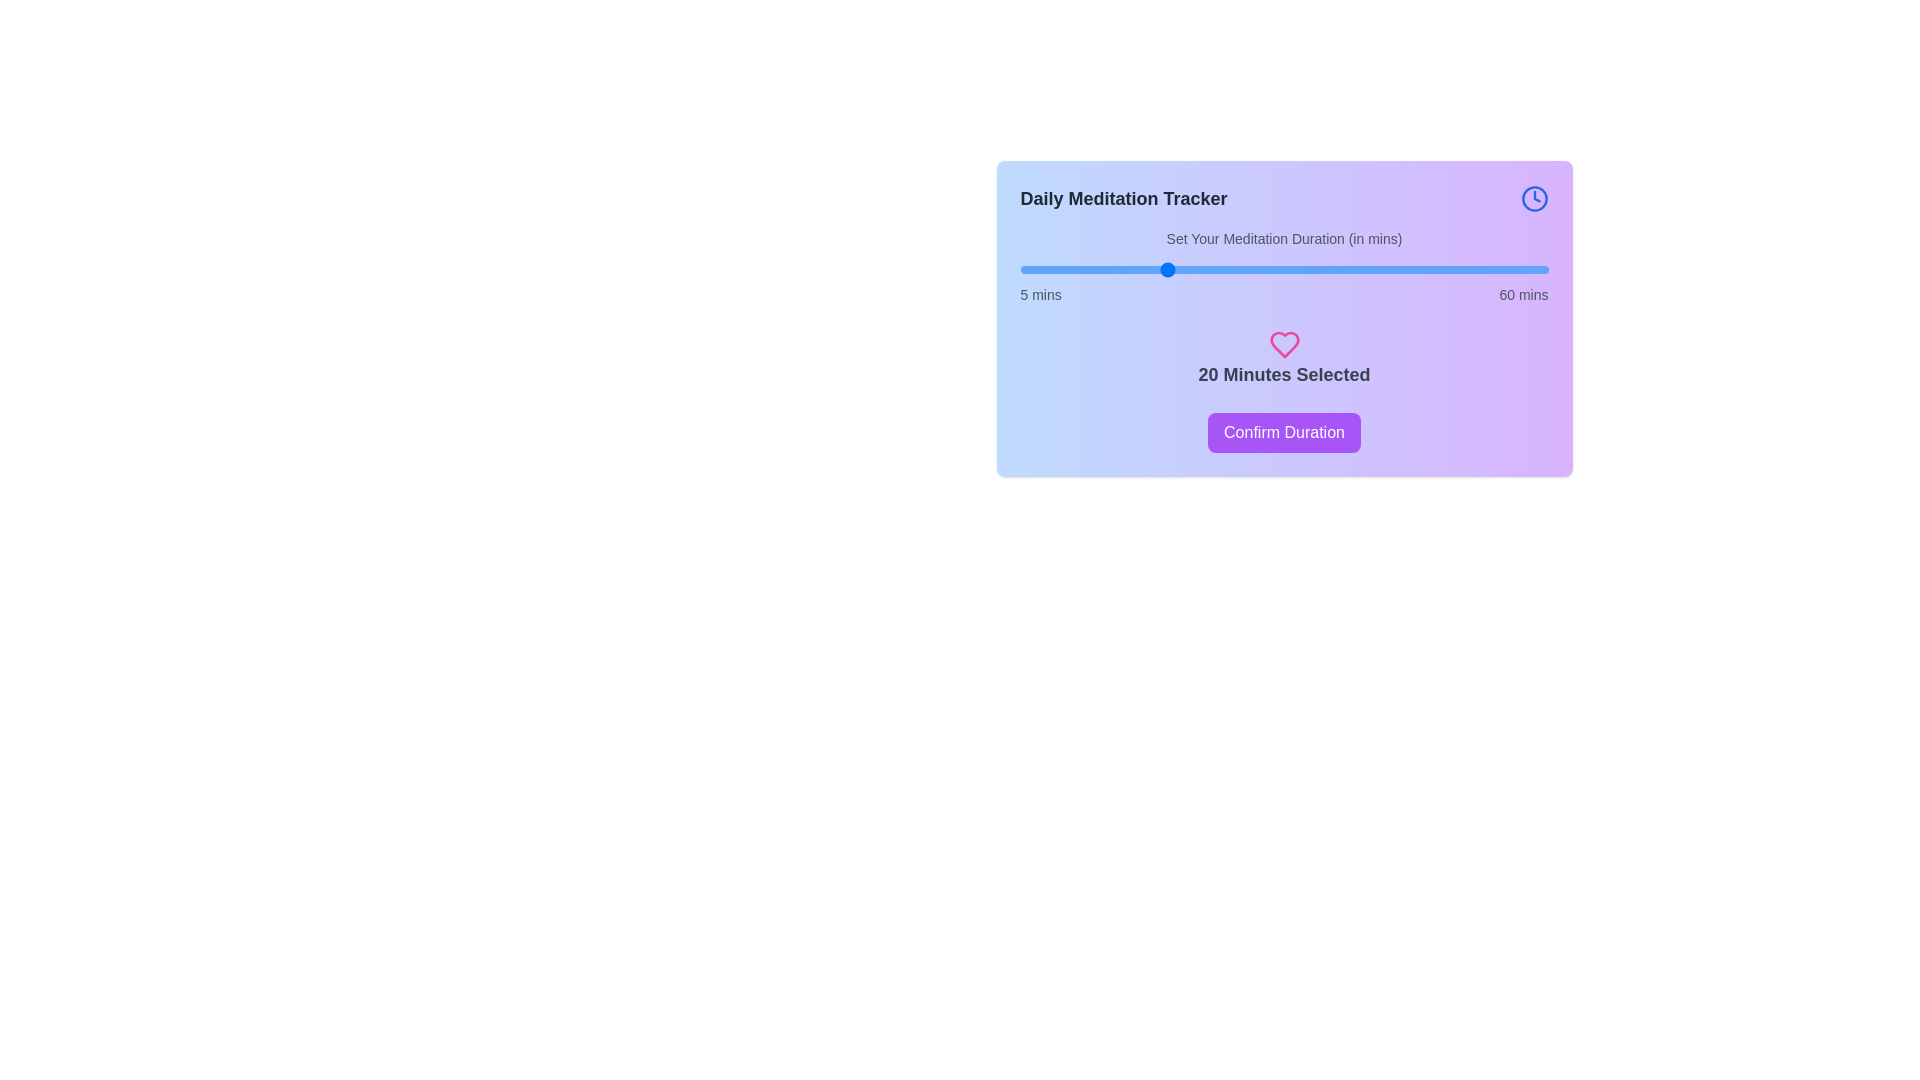 Image resolution: width=1920 pixels, height=1080 pixels. What do you see at coordinates (1510, 270) in the screenshot?
I see `the meditation duration to 56 minutes using the slider` at bounding box center [1510, 270].